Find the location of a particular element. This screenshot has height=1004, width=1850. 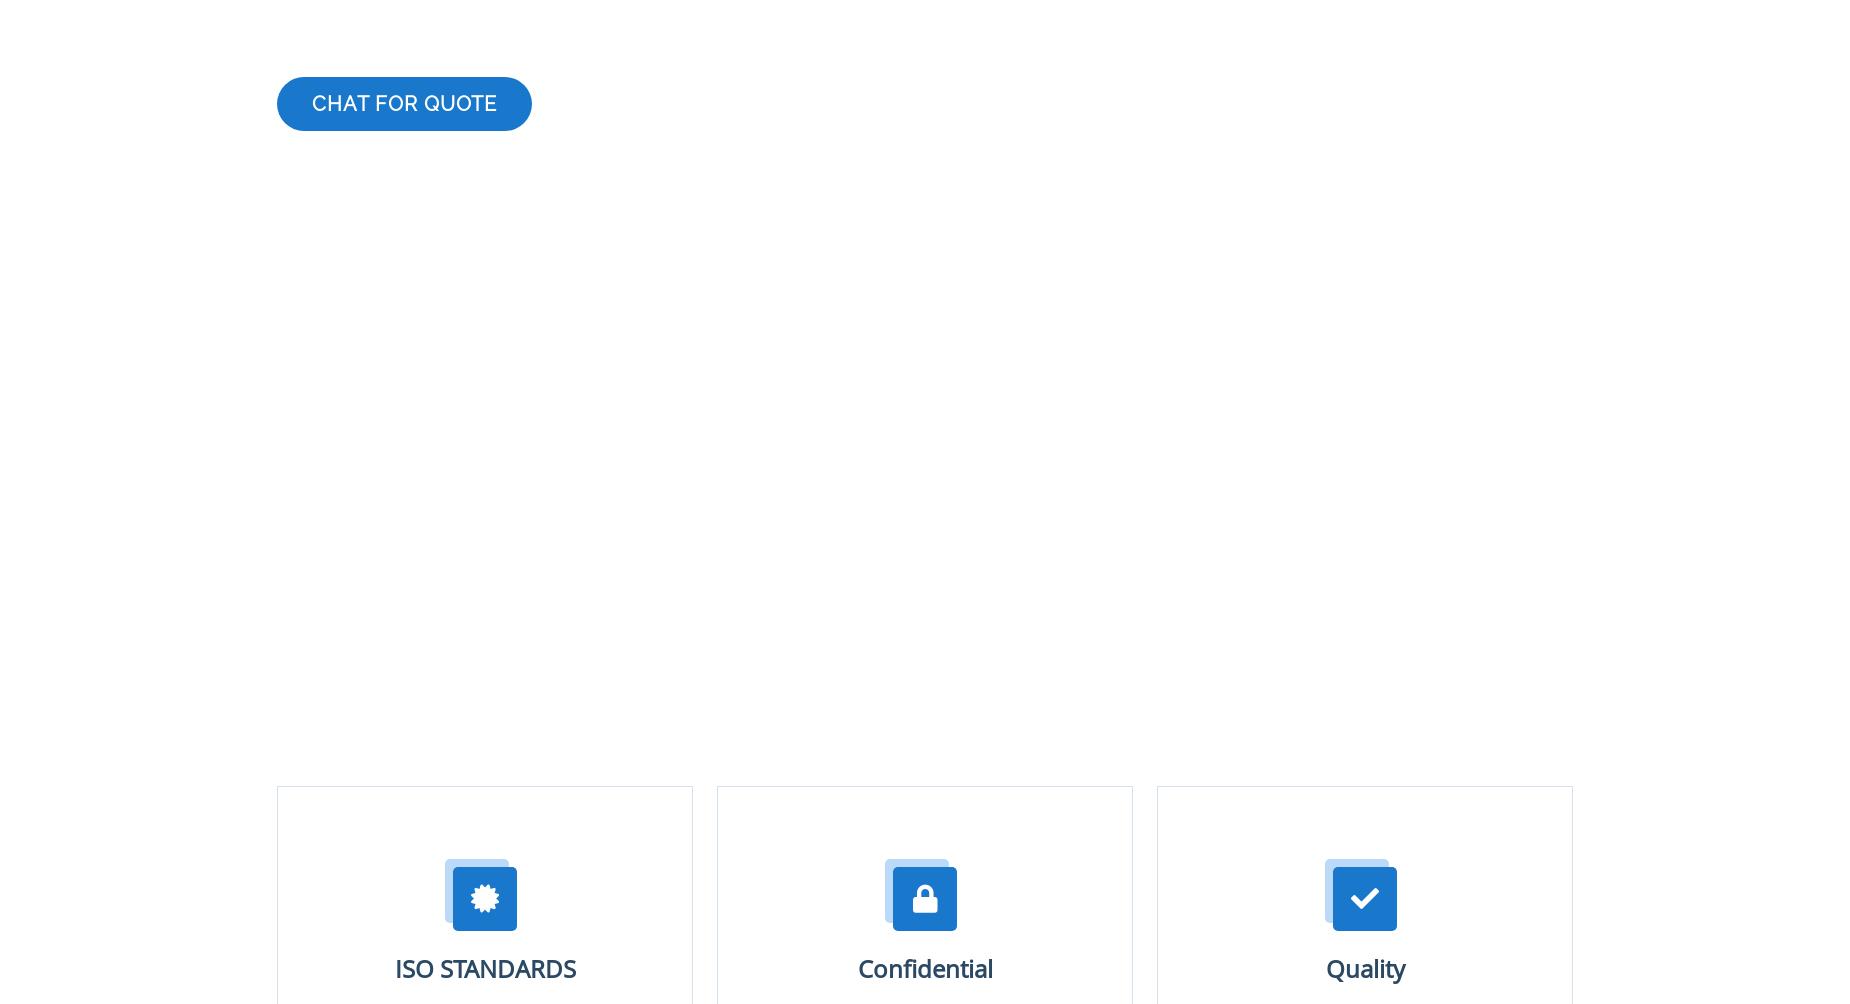

': +44-80-8238-0078' is located at coordinates (930, 733).